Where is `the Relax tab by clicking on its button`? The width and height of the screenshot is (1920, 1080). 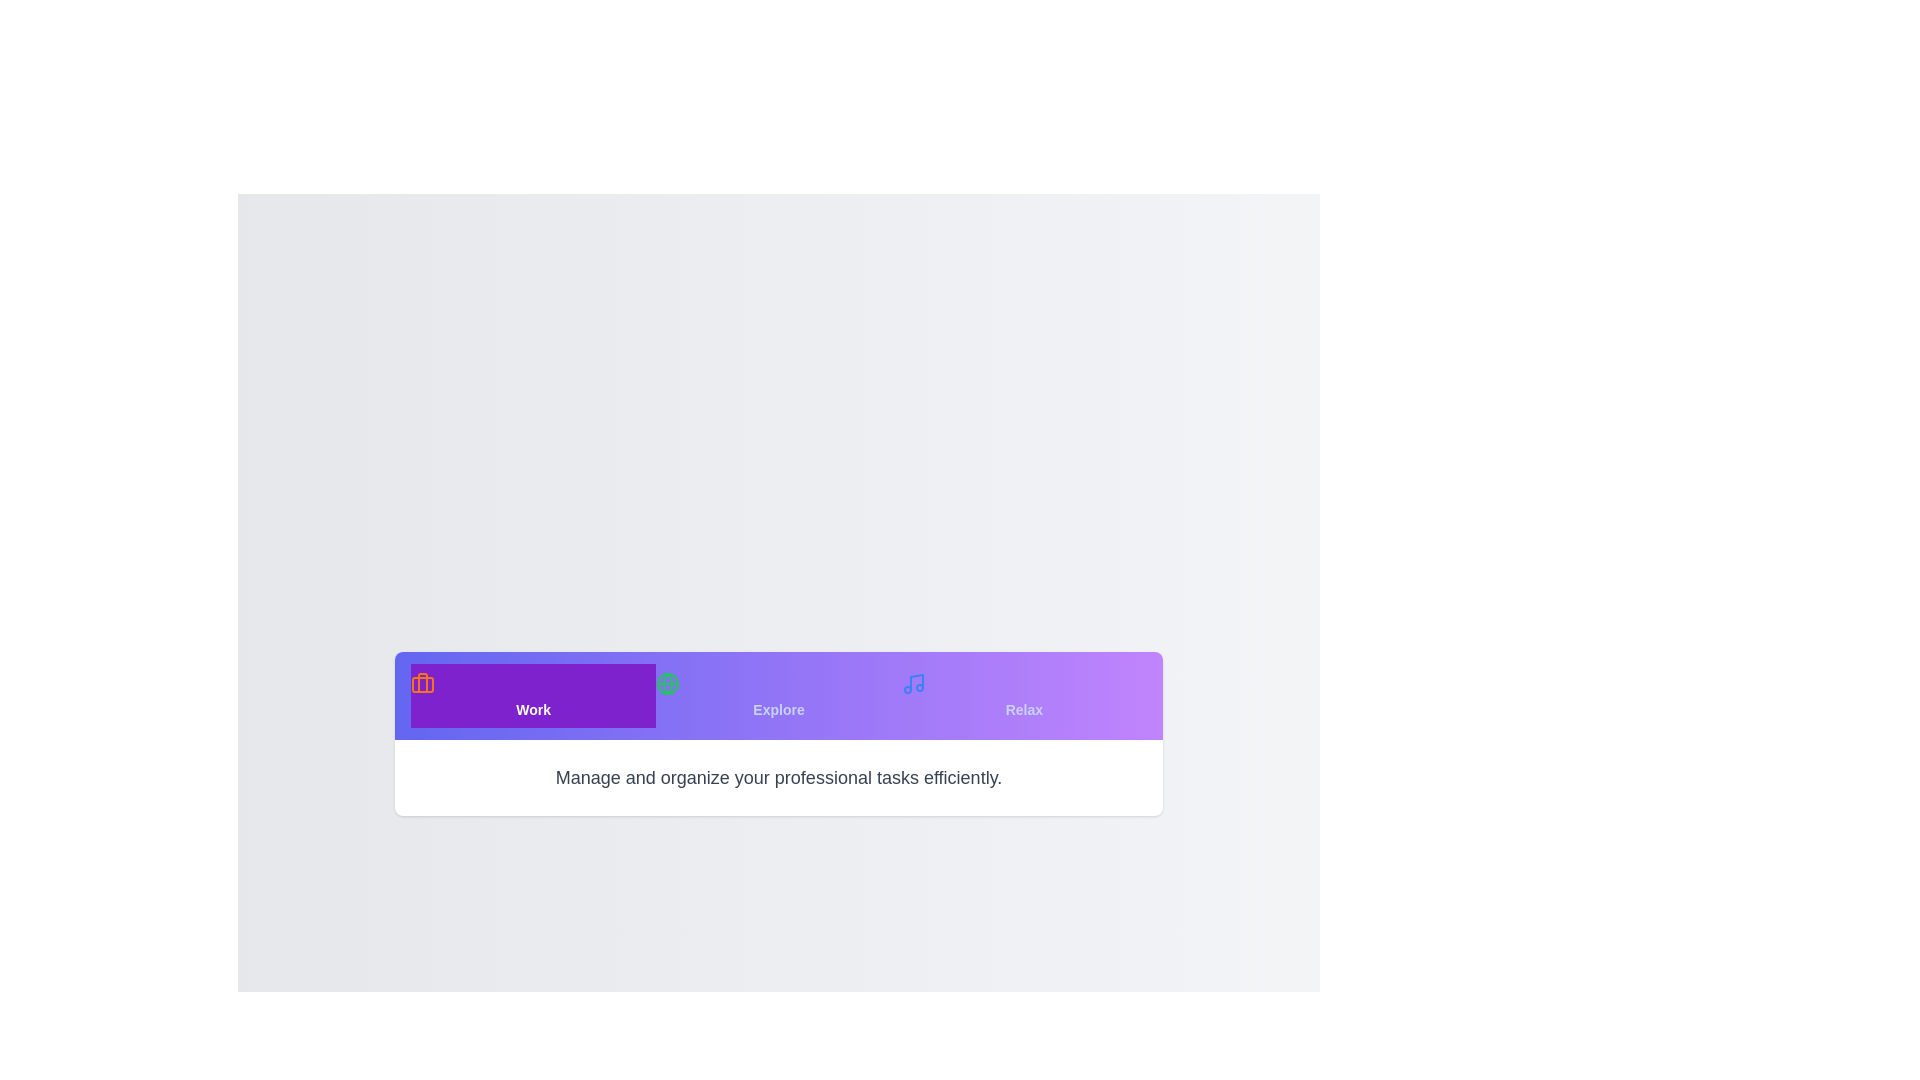 the Relax tab by clicking on its button is located at coordinates (1024, 694).